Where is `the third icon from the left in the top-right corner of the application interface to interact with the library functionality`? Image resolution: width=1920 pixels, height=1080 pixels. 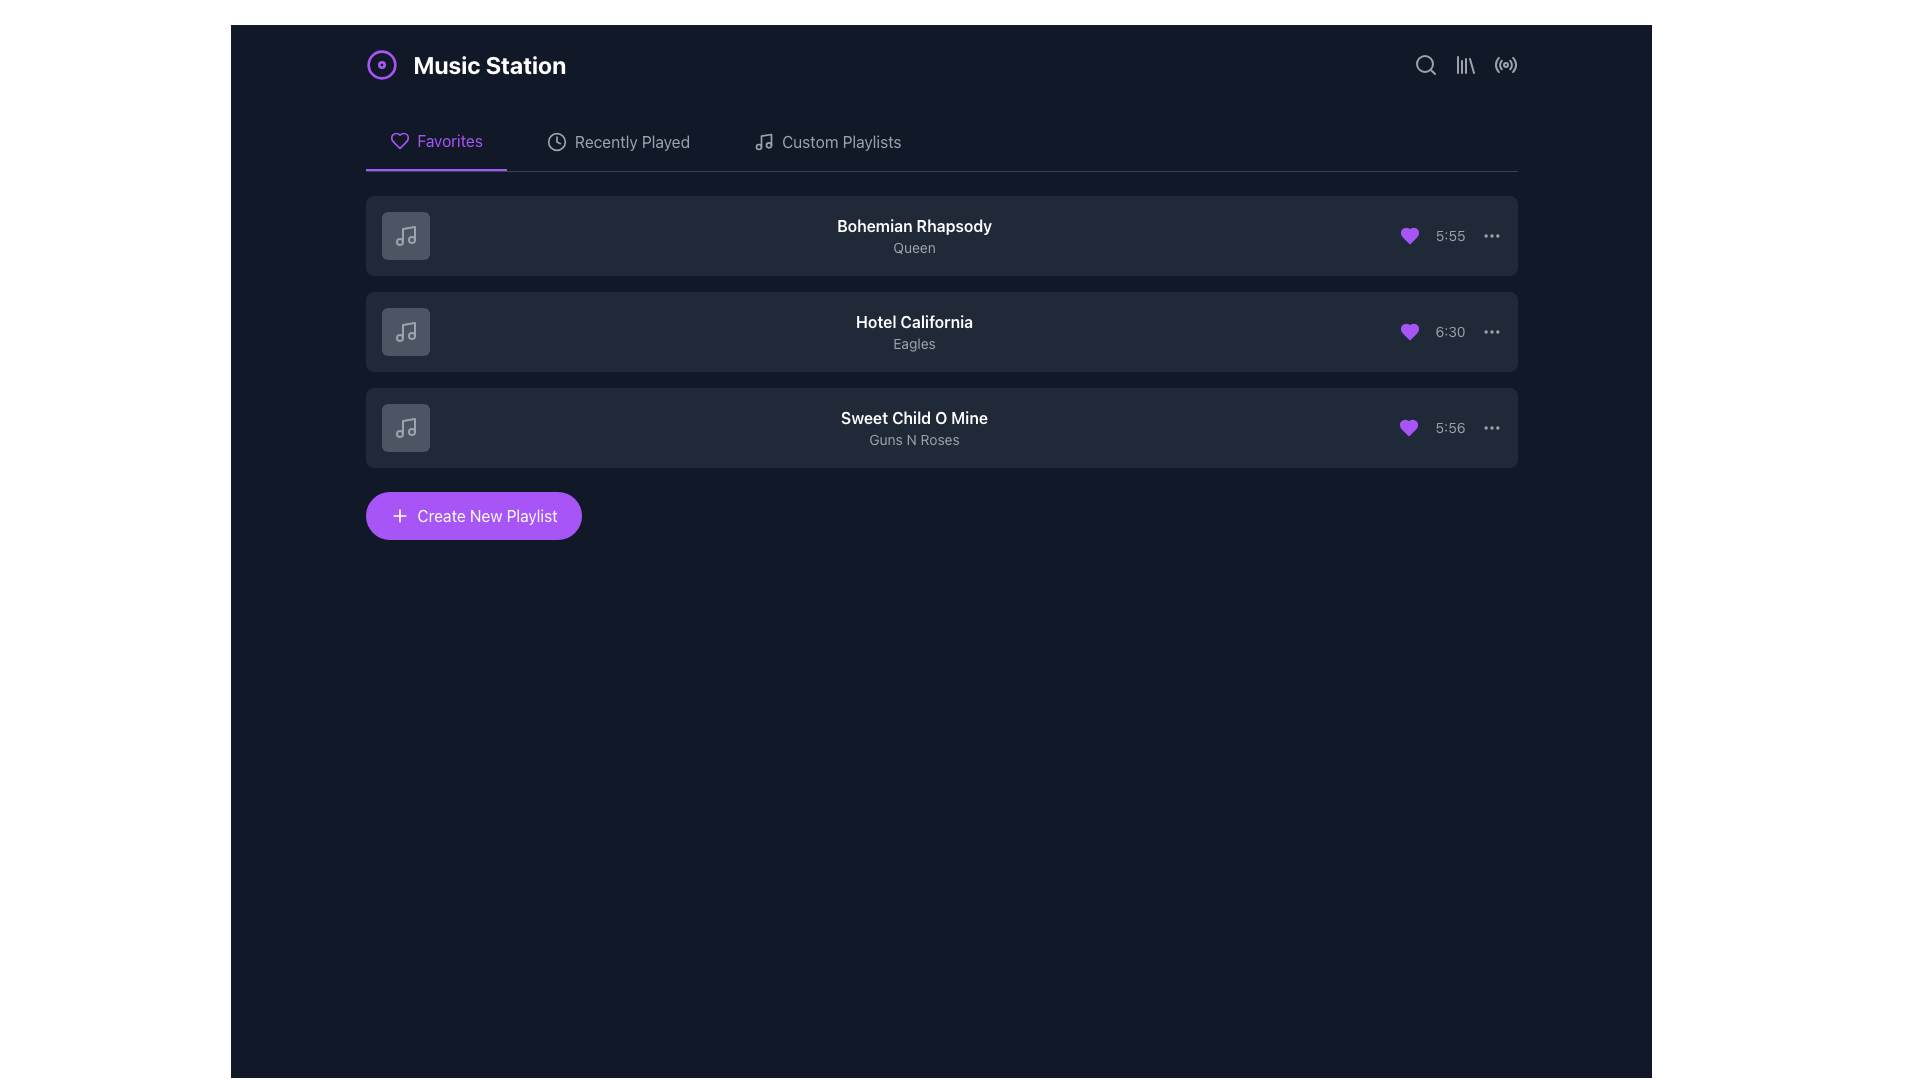 the third icon from the left in the top-right corner of the application interface to interact with the library functionality is located at coordinates (1465, 64).